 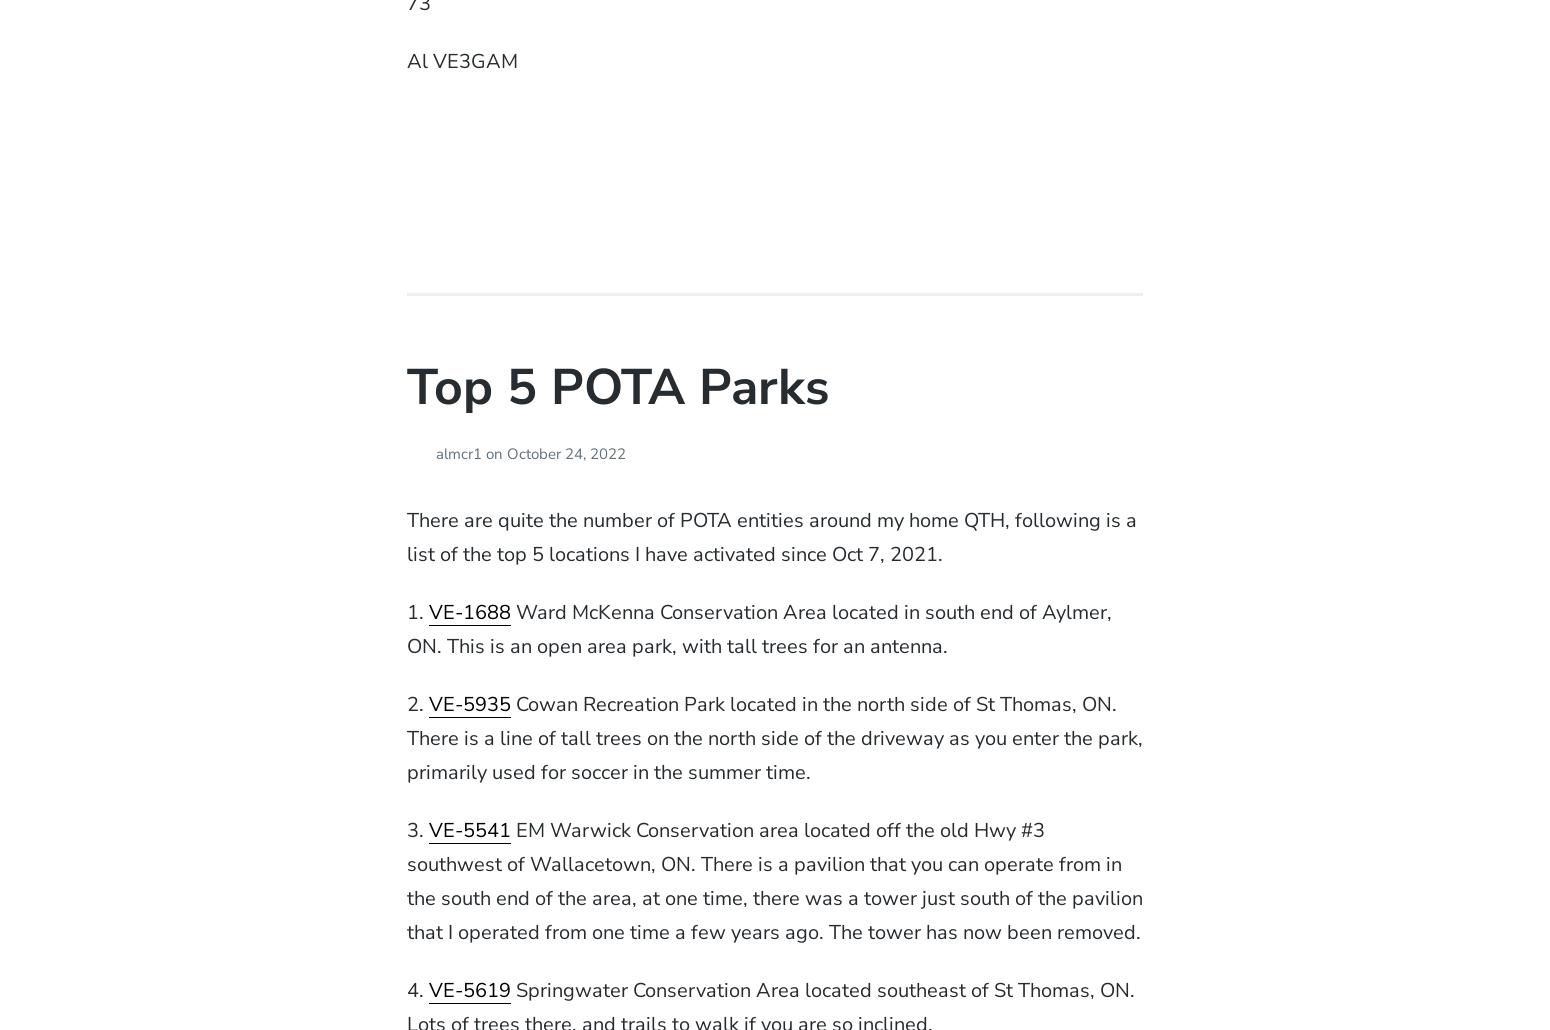 What do you see at coordinates (774, 881) in the screenshot?
I see `'EM Warwick Conservation area located off the old Hwy #3 southwest of Wallacetown, ON. There is a pavilion that you can operate from in the south end of the area, at one time, there was a tower just south of the pavilion that I operated from one time a few years ago. The tower has now been removed.'` at bounding box center [774, 881].